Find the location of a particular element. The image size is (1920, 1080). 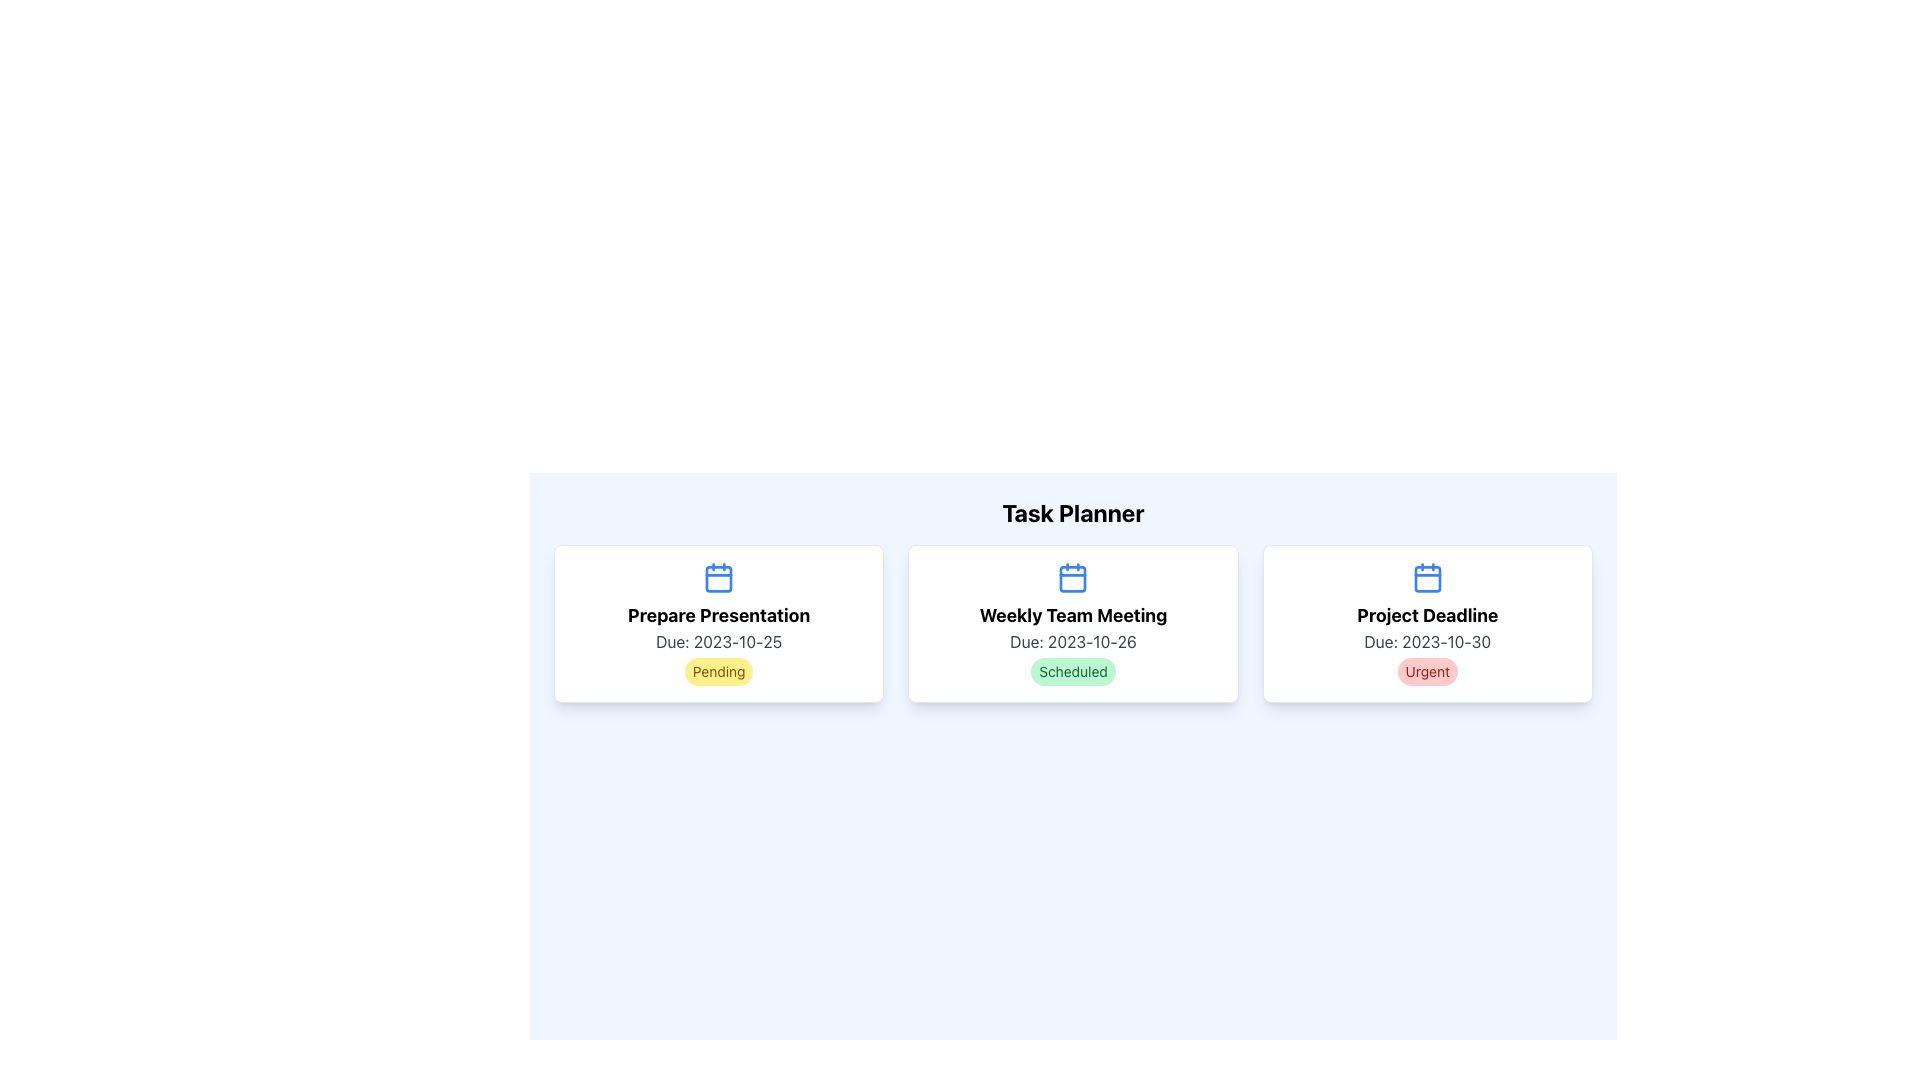

the small, rounded rectangular badge with a red background and dark red text that displays the word 'Urgent', located at the bottom of the 'Project Deadline' card in the third column of the task list is located at coordinates (1426, 671).